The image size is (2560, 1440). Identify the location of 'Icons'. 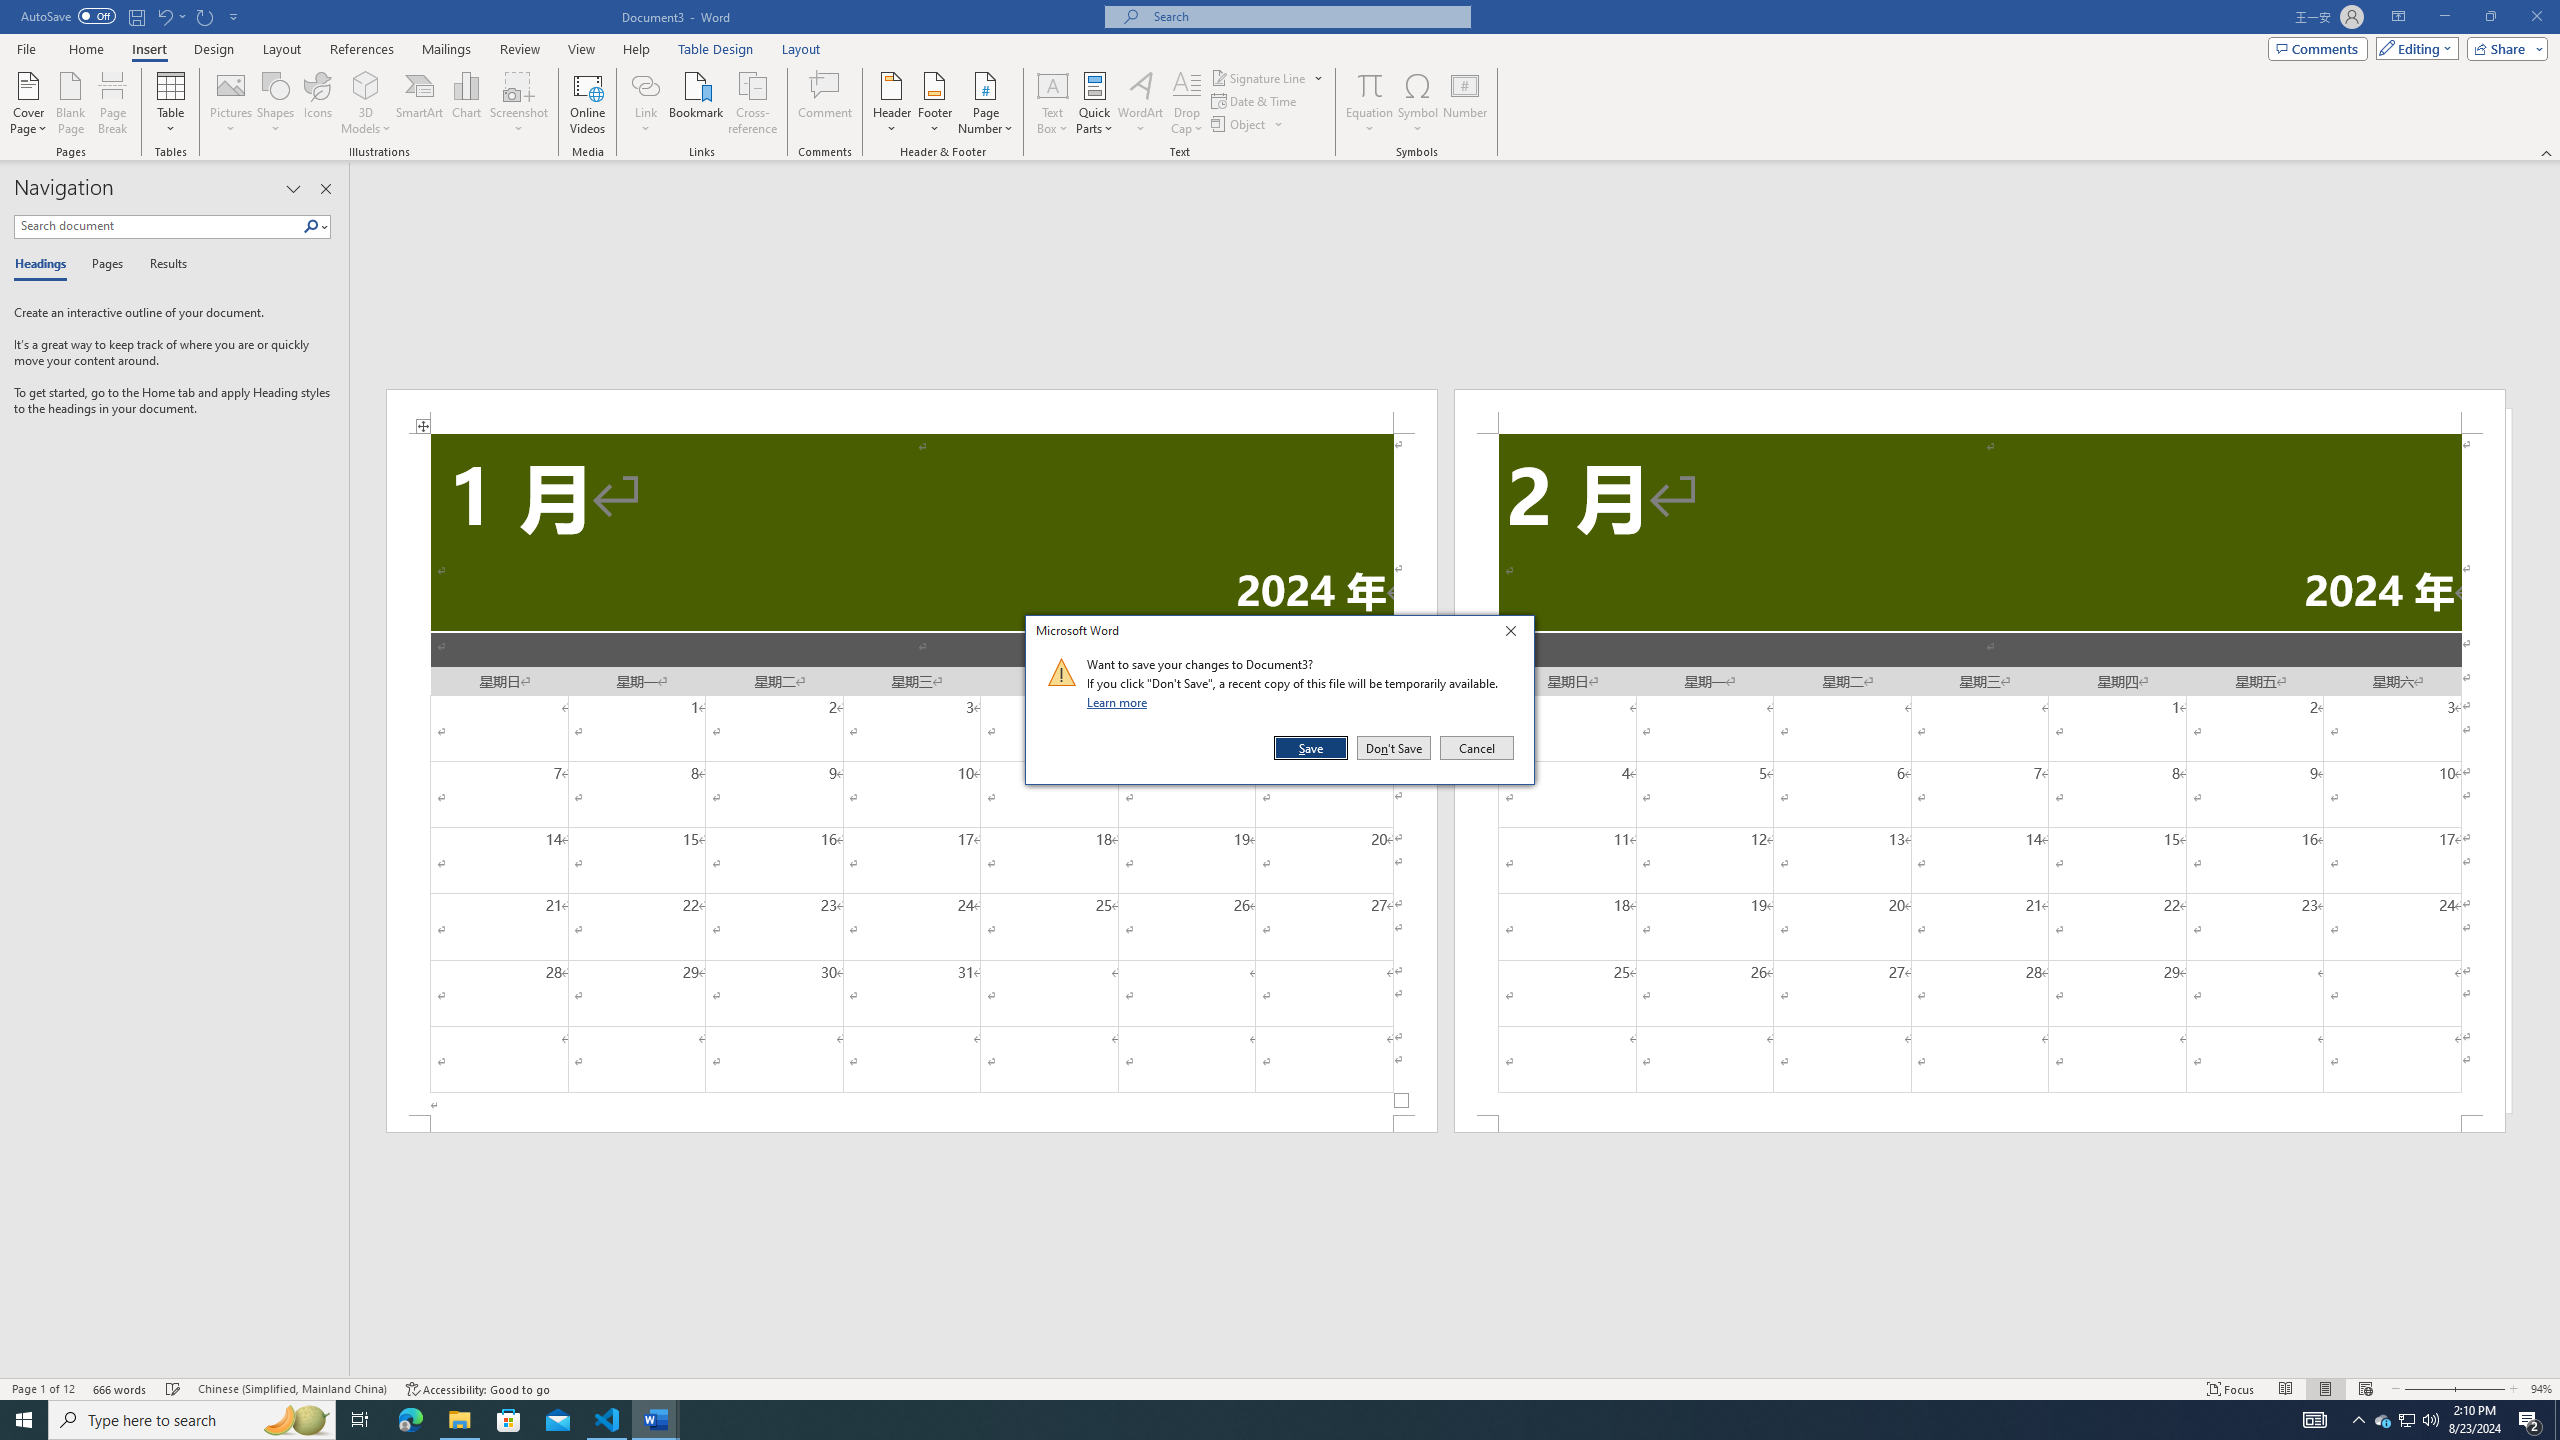
(317, 103).